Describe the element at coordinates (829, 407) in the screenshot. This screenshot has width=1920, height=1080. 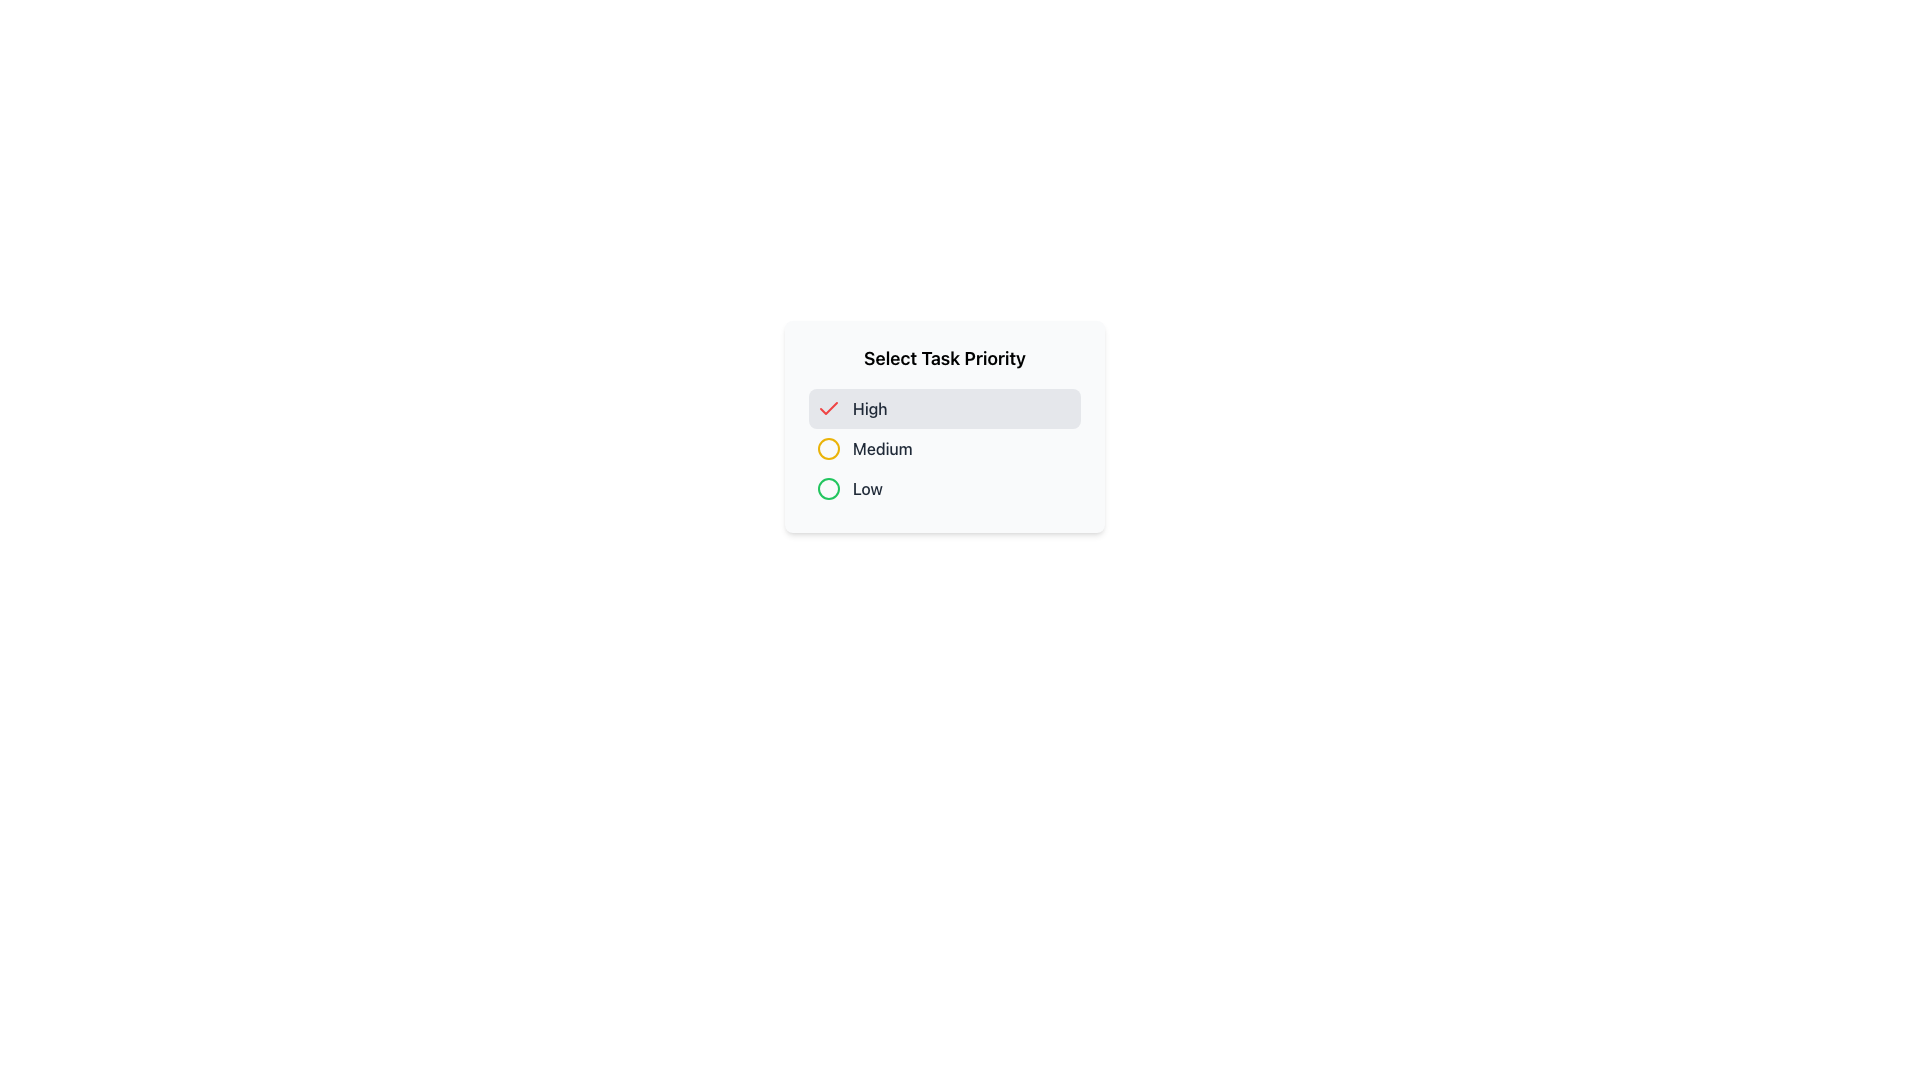
I see `the checkmark SVG icon representing the selection status of the 'High' priority task option in the task priority selection panel` at that location.